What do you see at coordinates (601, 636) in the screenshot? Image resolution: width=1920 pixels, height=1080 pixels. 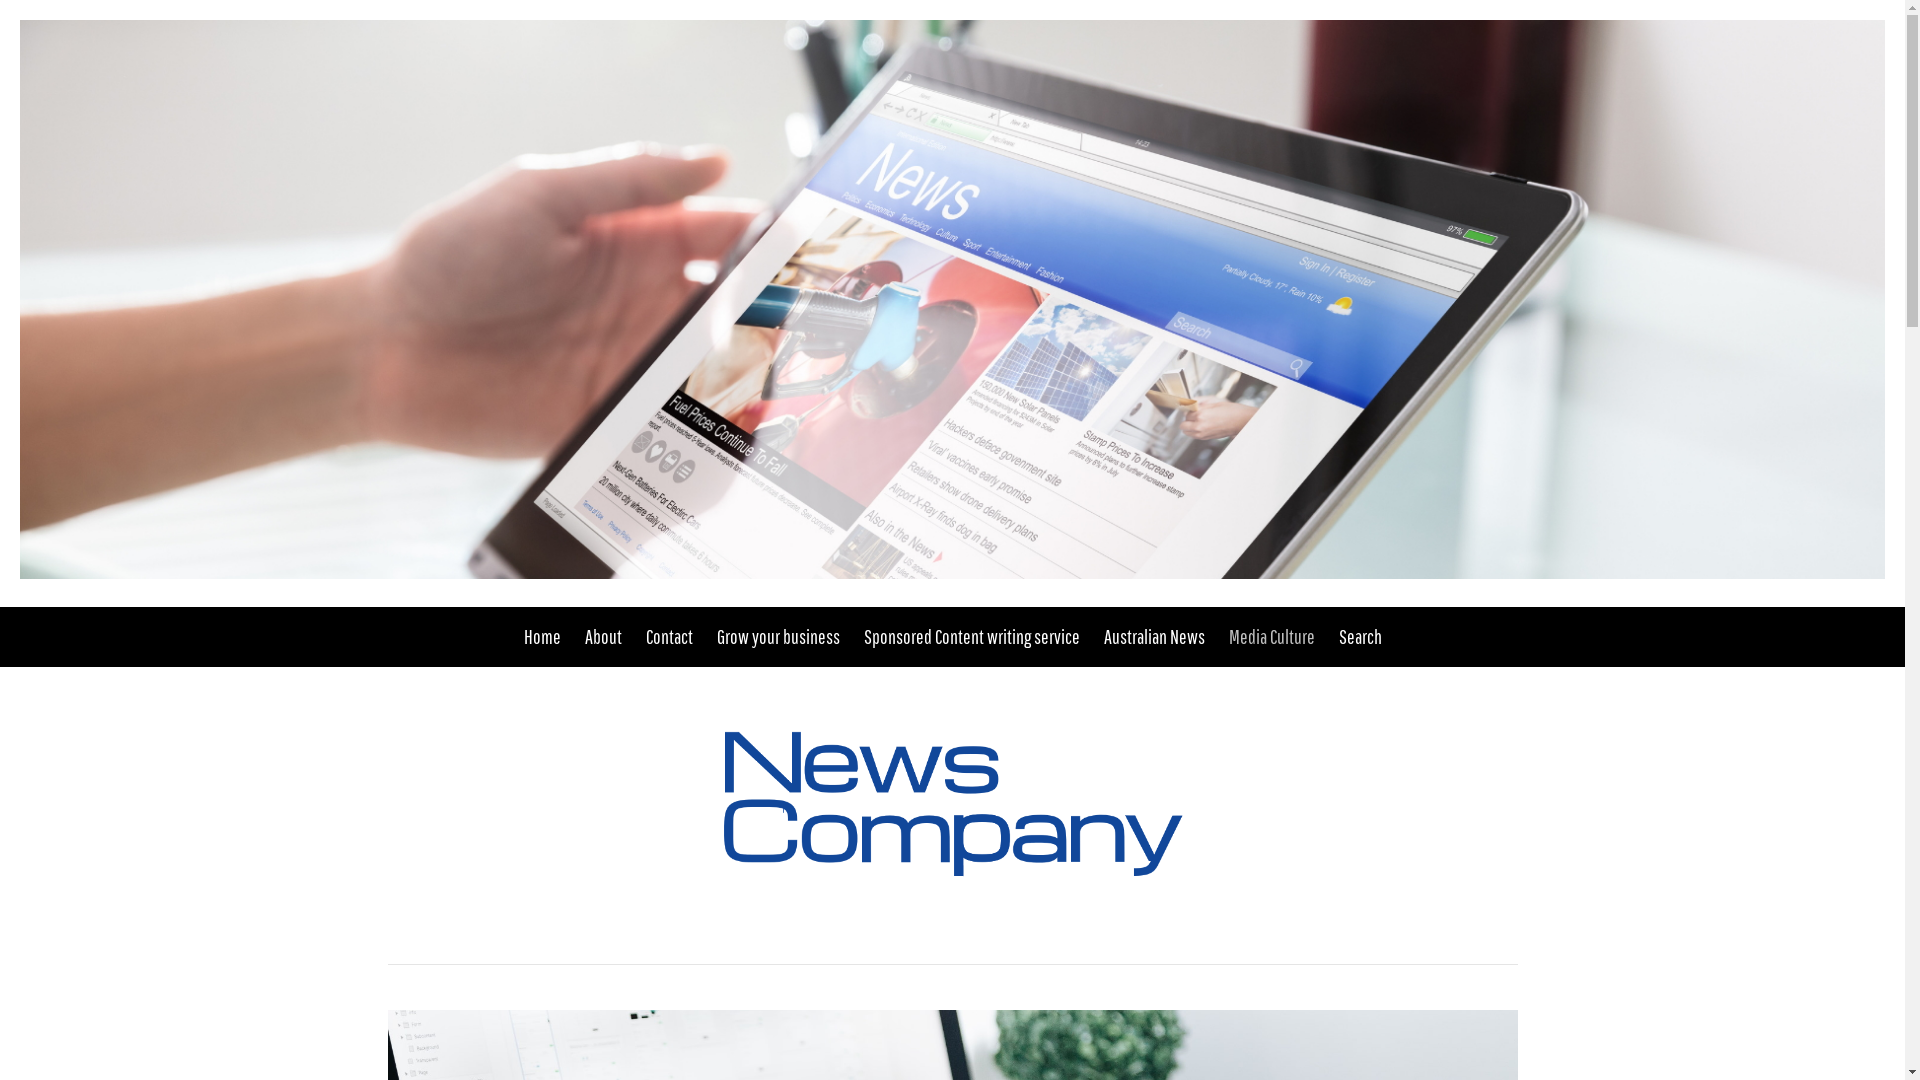 I see `'About'` at bounding box center [601, 636].